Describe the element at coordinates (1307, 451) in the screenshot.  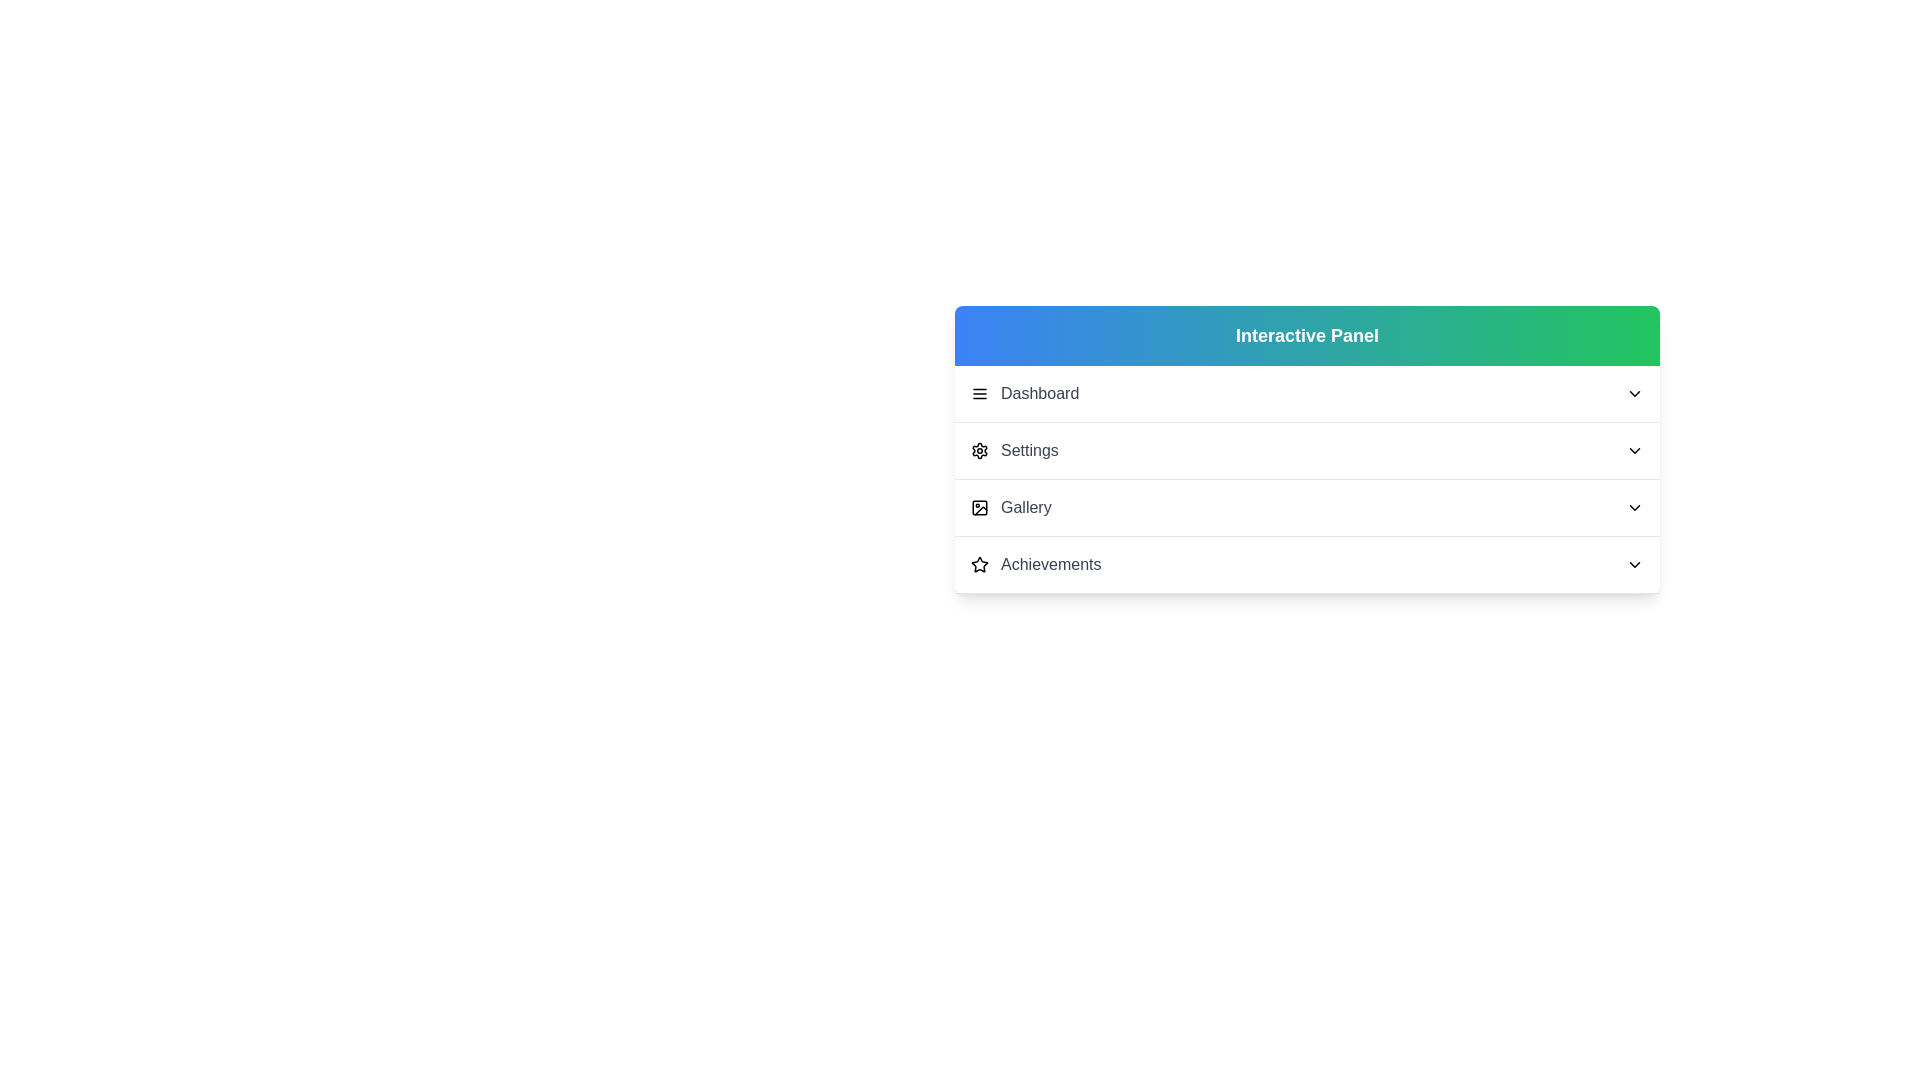
I see `the 'Settings' menu item, which is the second item in the vertical menu list` at that location.